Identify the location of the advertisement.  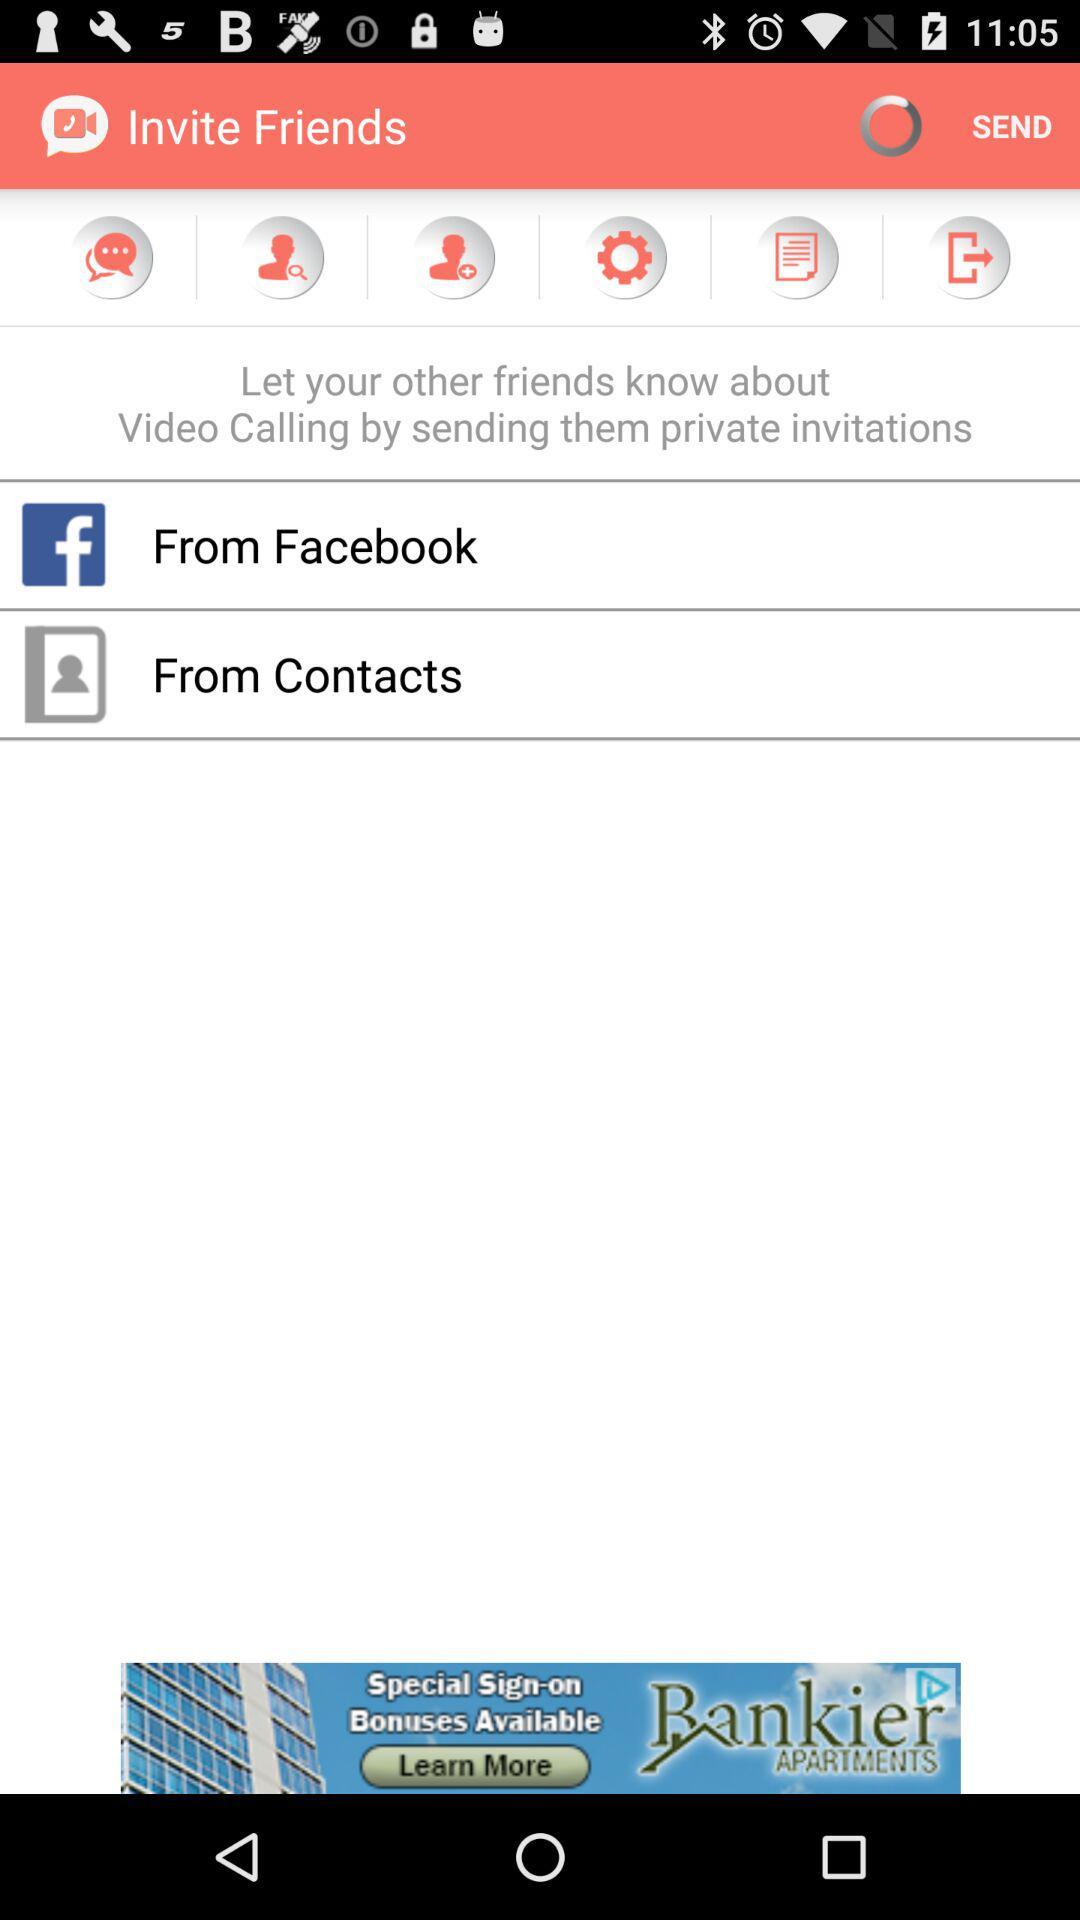
(540, 1727).